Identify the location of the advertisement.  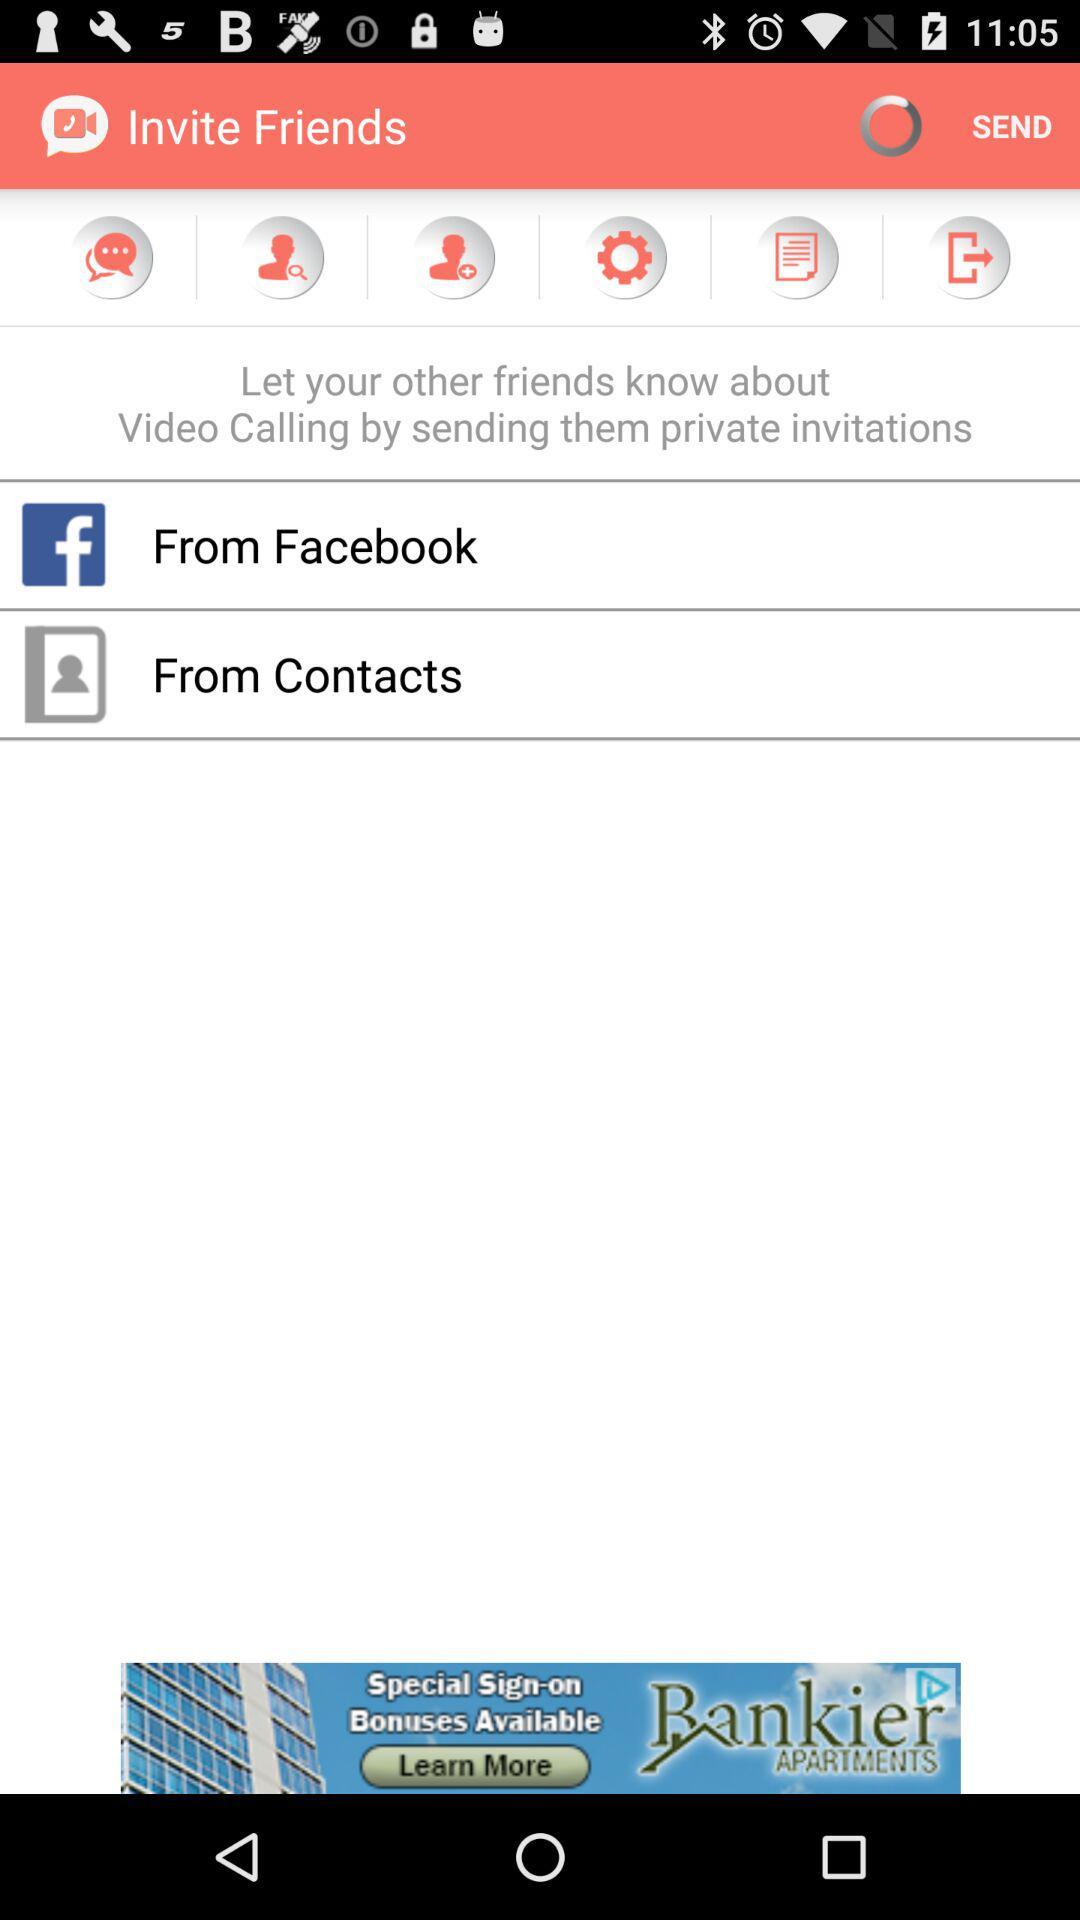
(540, 1727).